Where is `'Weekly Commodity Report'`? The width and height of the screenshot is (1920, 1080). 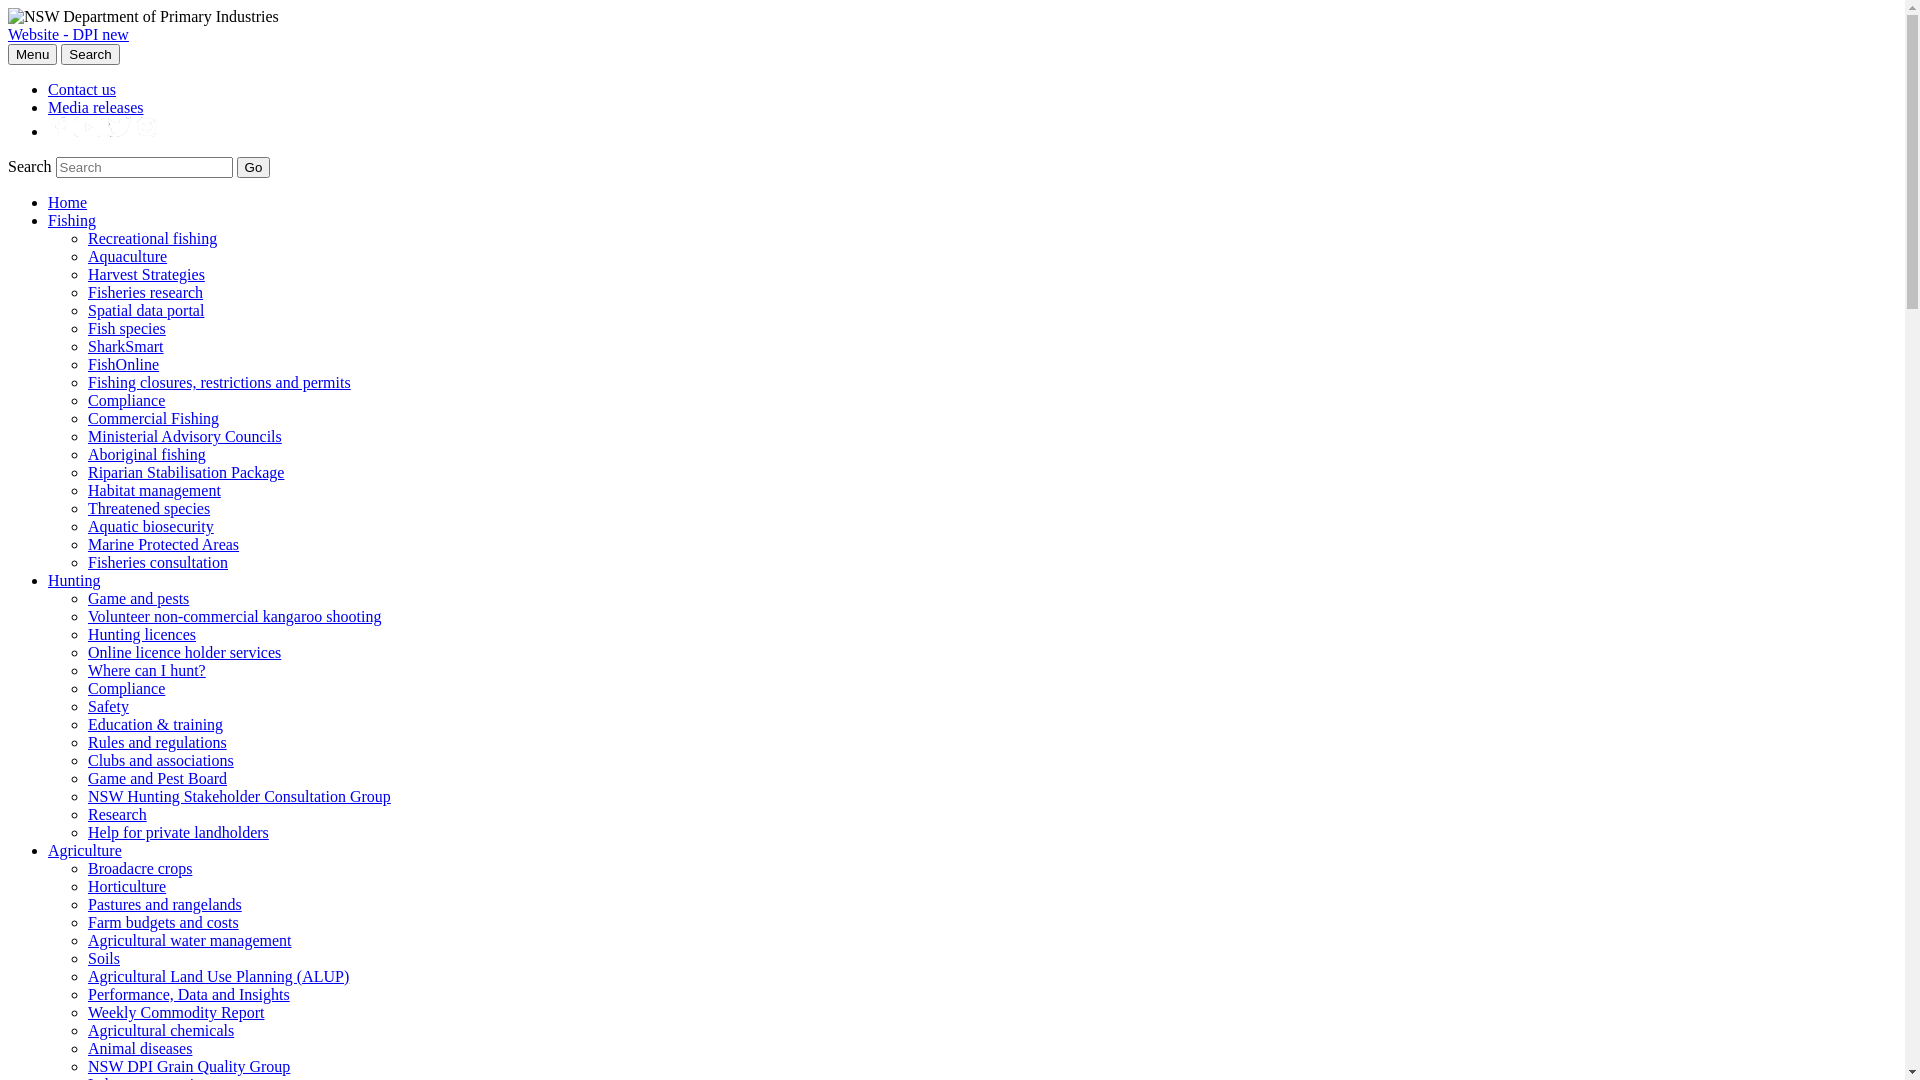 'Weekly Commodity Report' is located at coordinates (176, 1012).